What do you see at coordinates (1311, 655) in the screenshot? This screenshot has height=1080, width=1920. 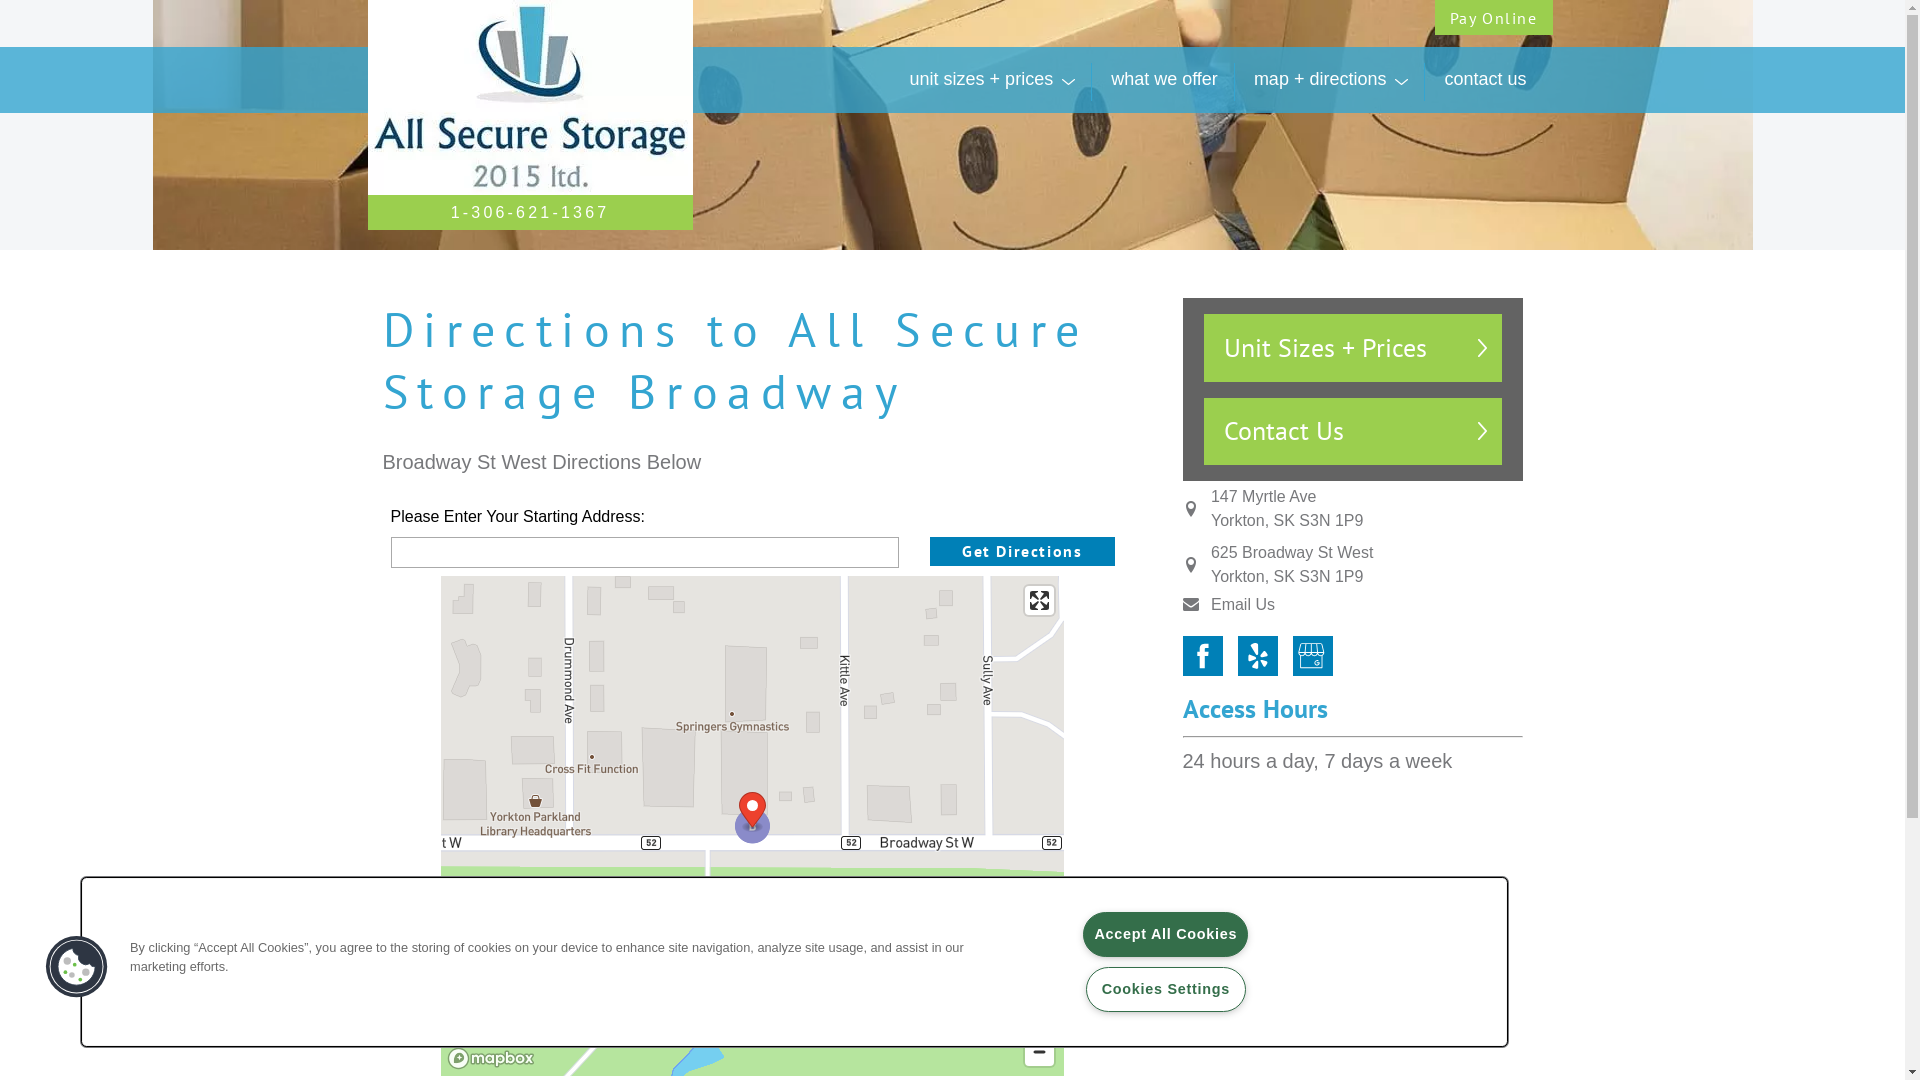 I see `'Google My Business'` at bounding box center [1311, 655].